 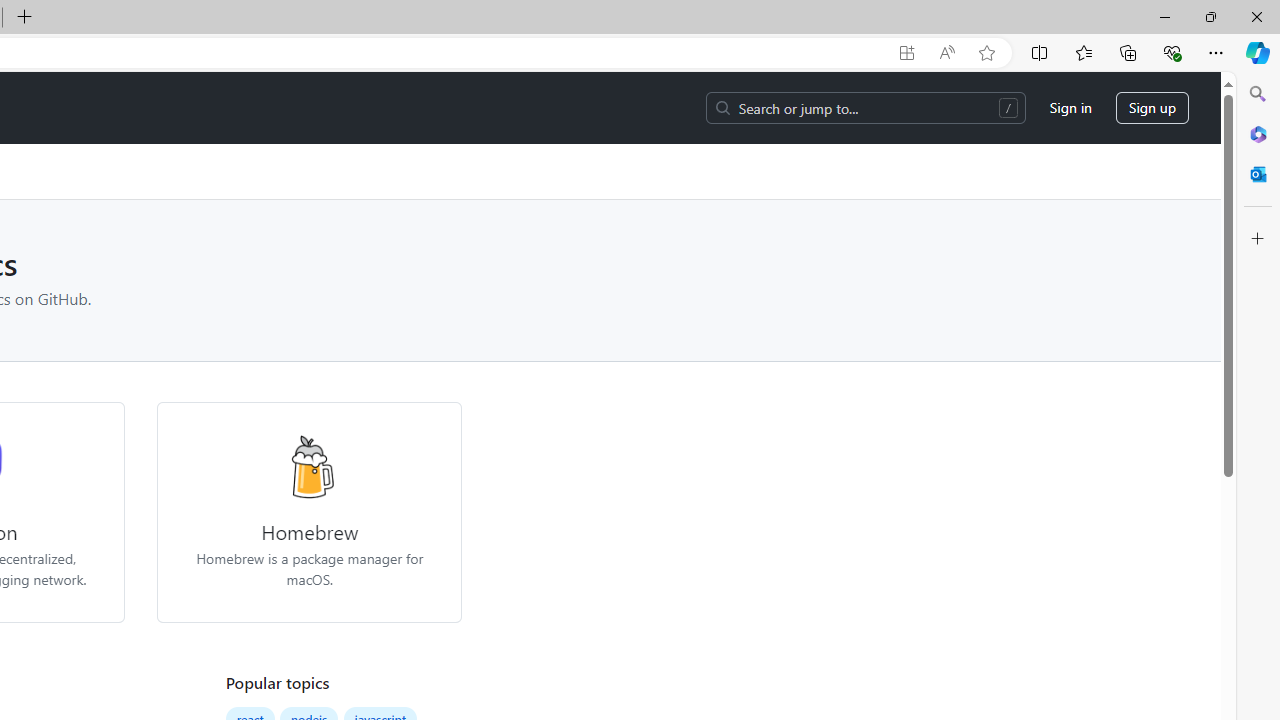 What do you see at coordinates (308, 511) in the screenshot?
I see `'homebrew Homebrew Homebrew is a package manager for macOS.'` at bounding box center [308, 511].